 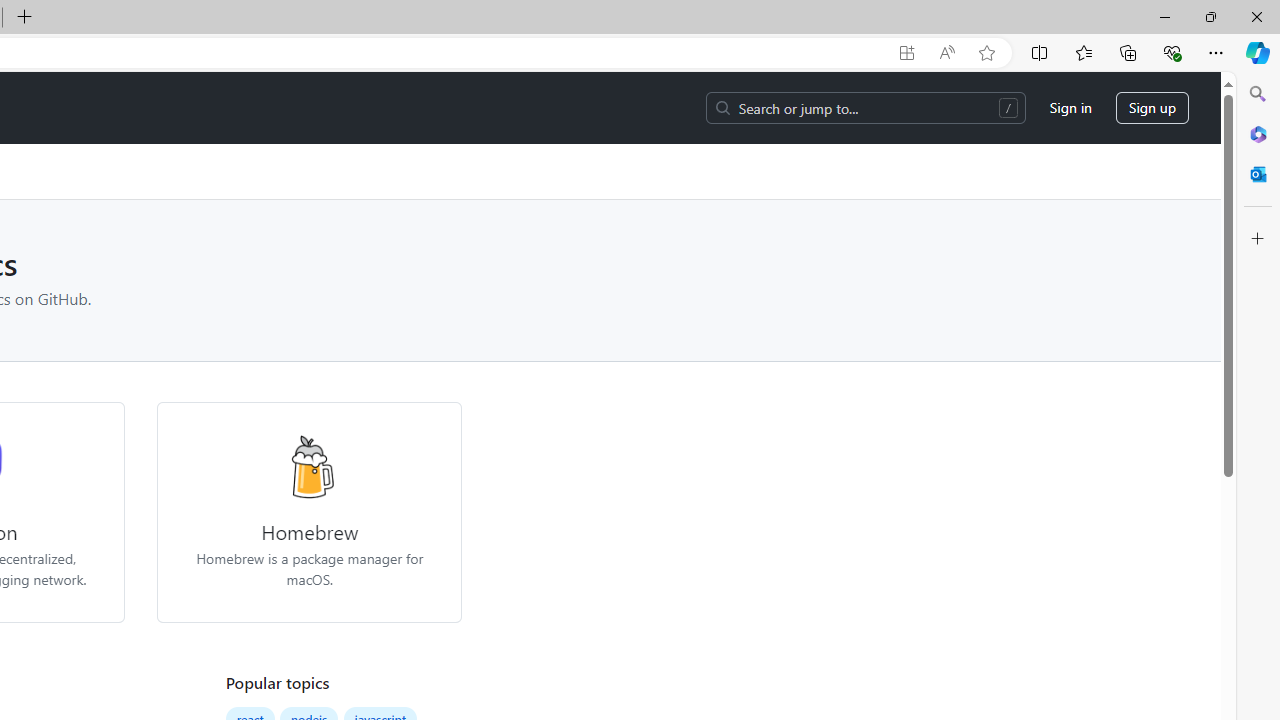 What do you see at coordinates (308, 511) in the screenshot?
I see `'homebrew Homebrew Homebrew is a package manager for macOS.'` at bounding box center [308, 511].